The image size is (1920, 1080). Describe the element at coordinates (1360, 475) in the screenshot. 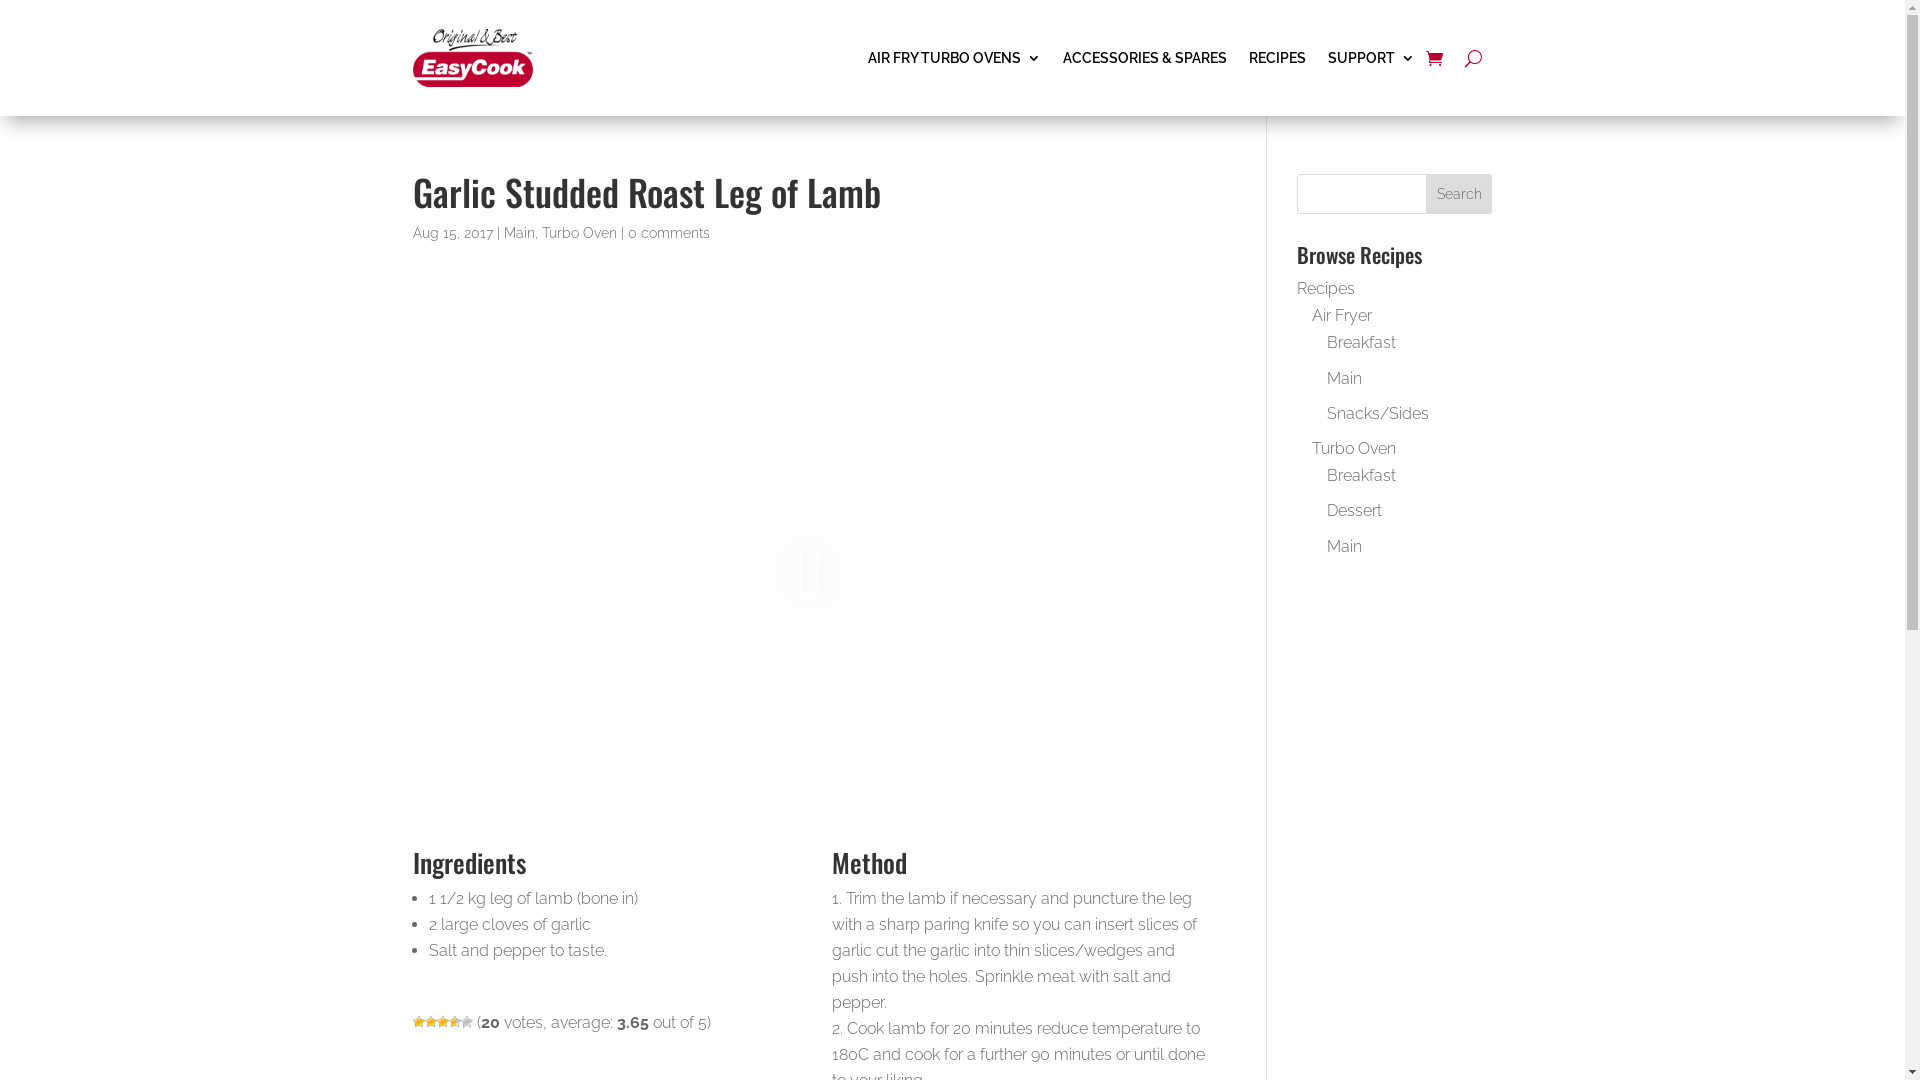

I see `'Breakfast'` at that location.